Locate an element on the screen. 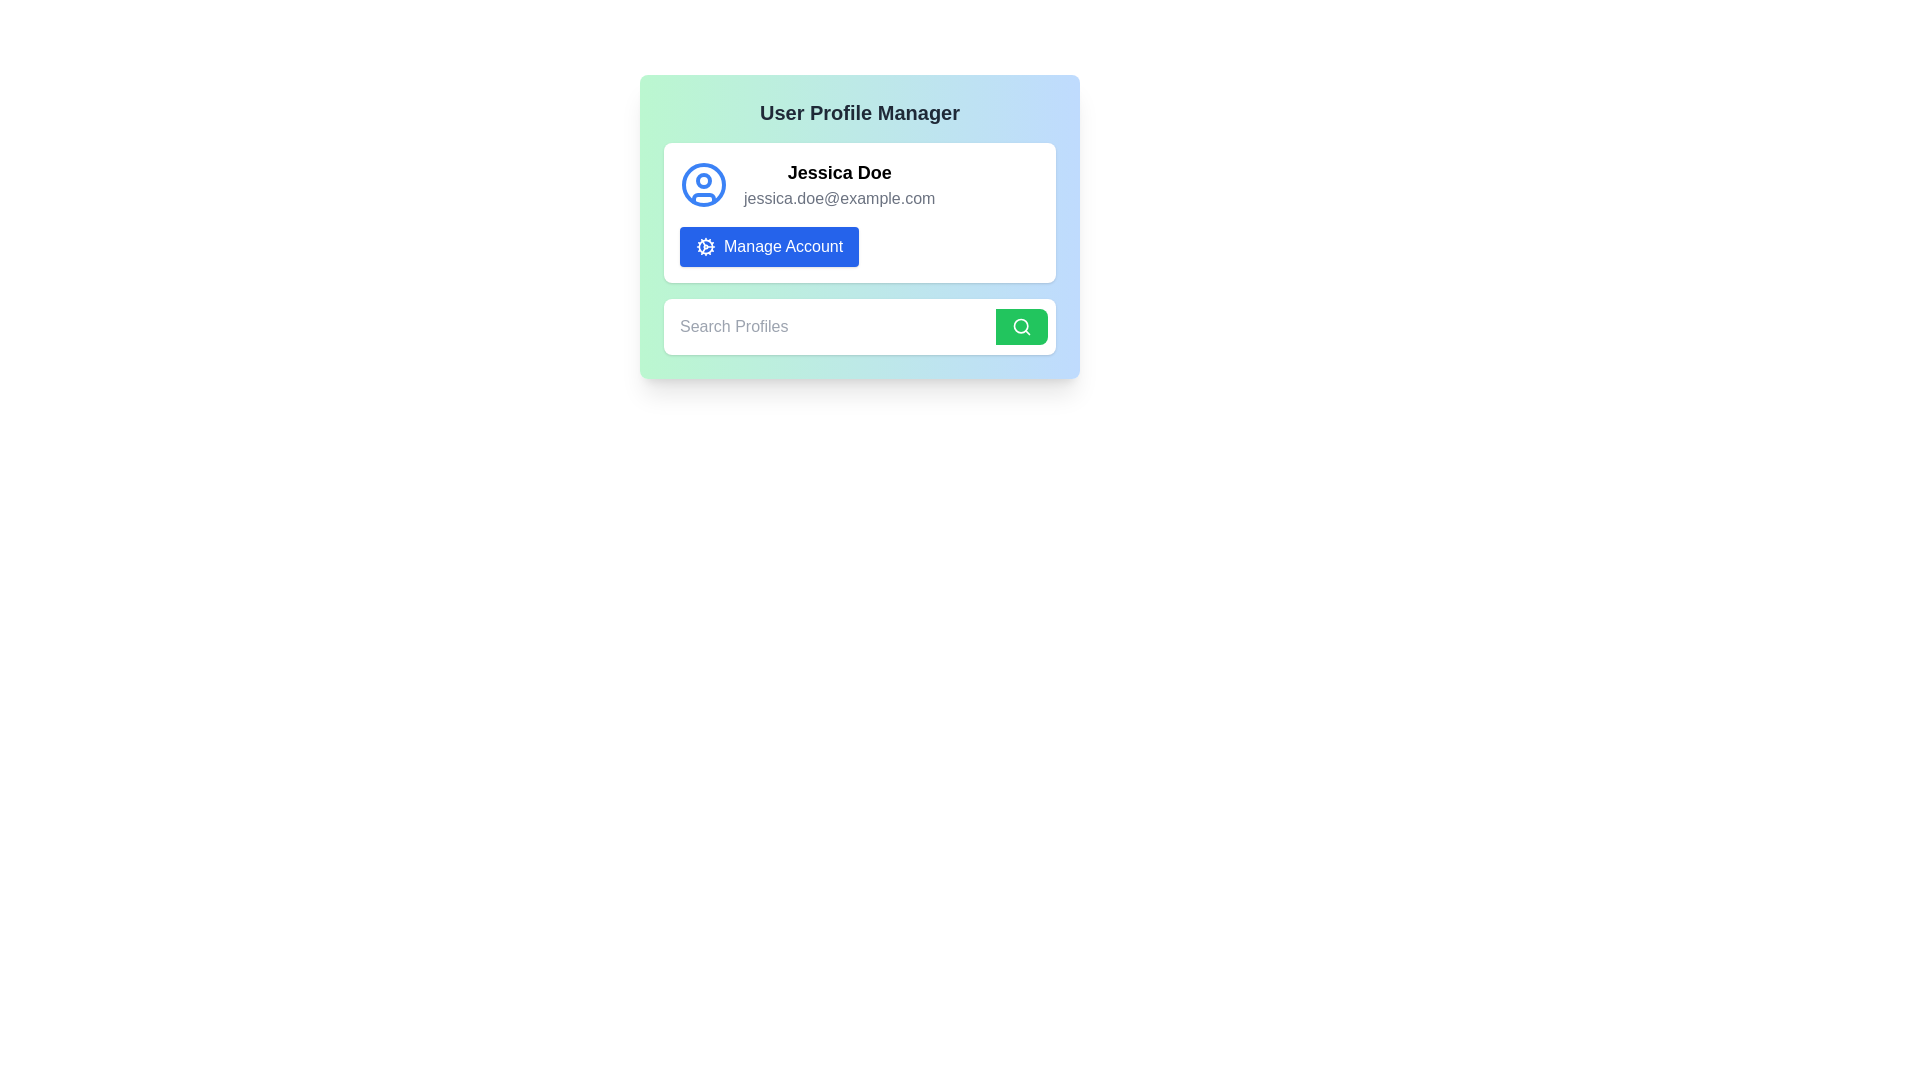 The width and height of the screenshot is (1920, 1080). the 'Manage Account' button which features a white font on a blue background, rounded corners, a shadow effect, and a cogwheel icon to its left, located below the user profile section is located at coordinates (782, 245).